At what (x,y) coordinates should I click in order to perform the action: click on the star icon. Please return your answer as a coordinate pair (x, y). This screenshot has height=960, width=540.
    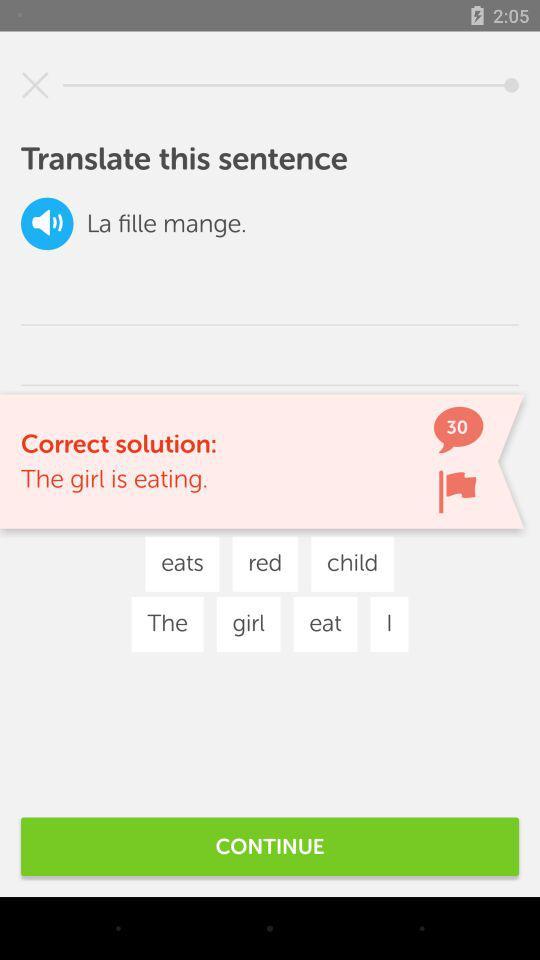
    Looking at the image, I should click on (35, 85).